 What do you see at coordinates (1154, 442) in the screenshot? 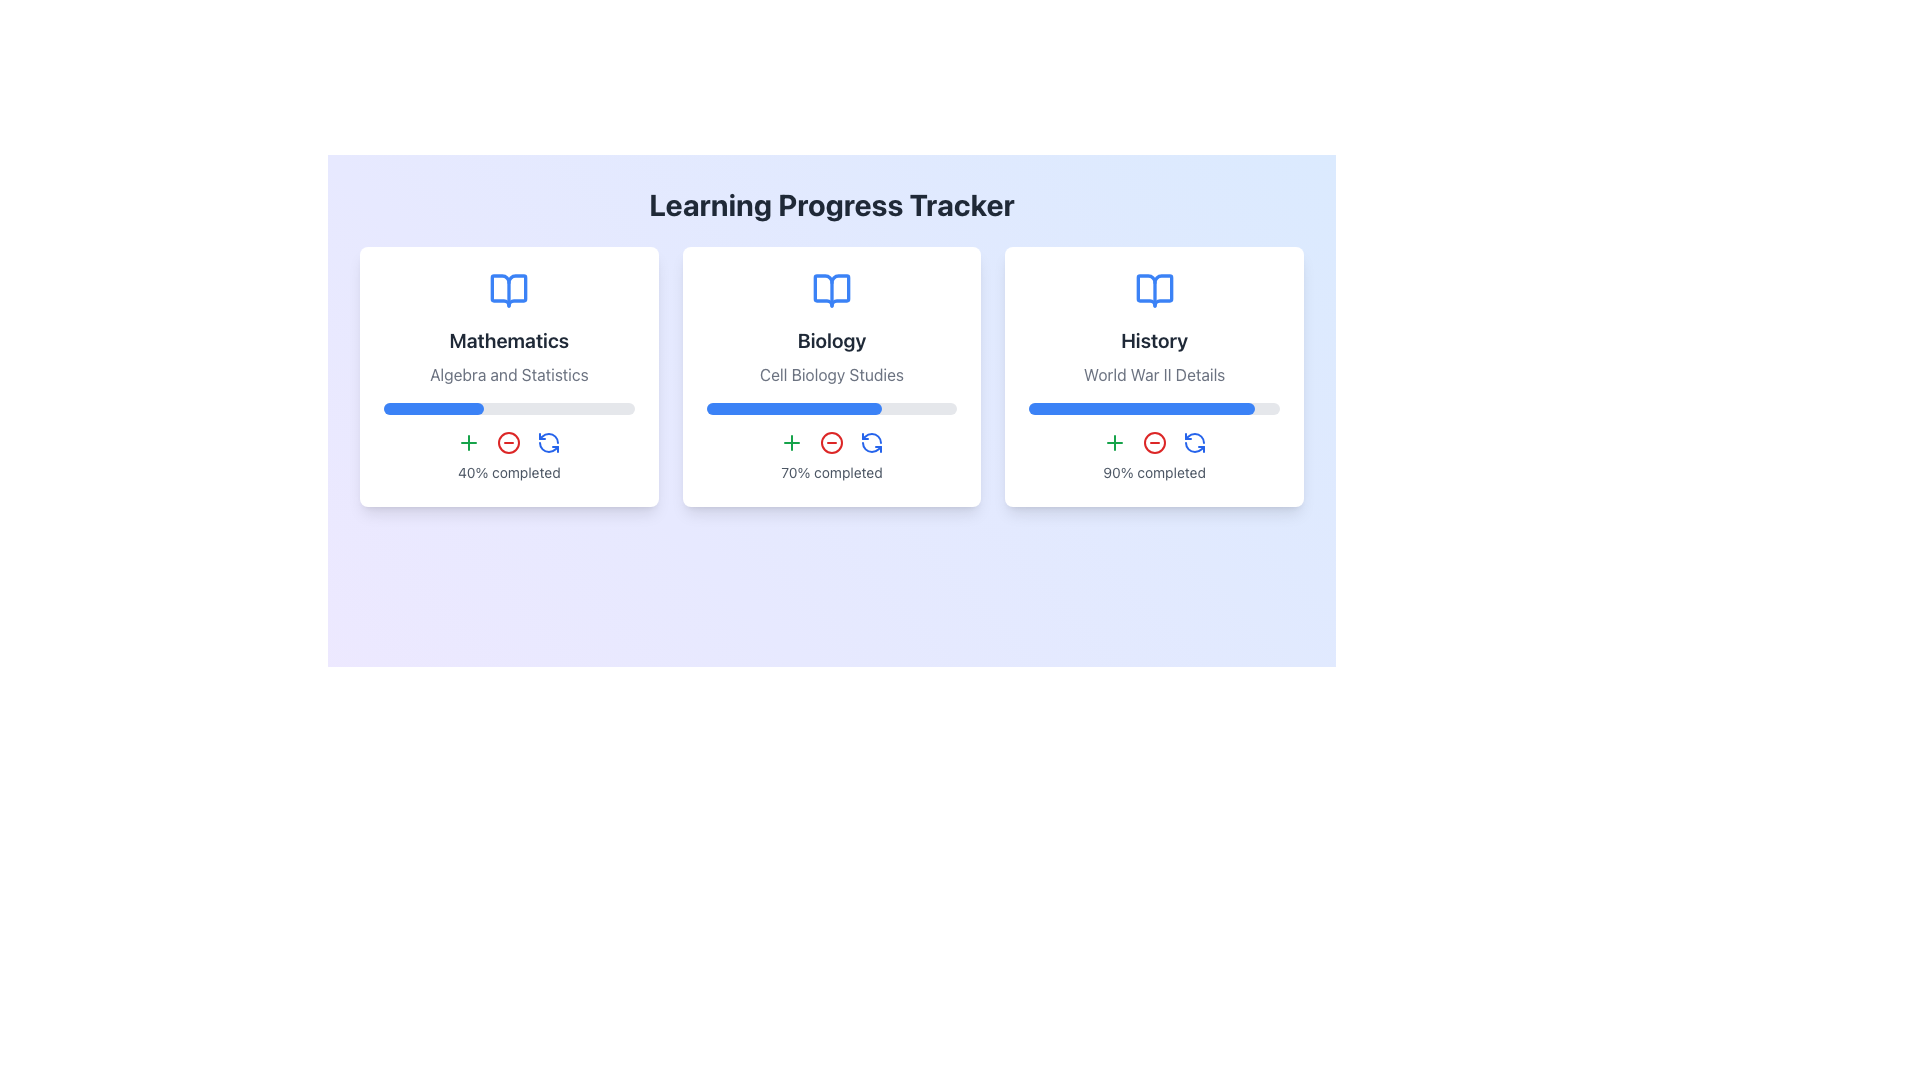
I see `the red icon in the interactive icon group located below the progress bar and above the text '90% completed' in the last card of the horizontally arranged list` at bounding box center [1154, 442].